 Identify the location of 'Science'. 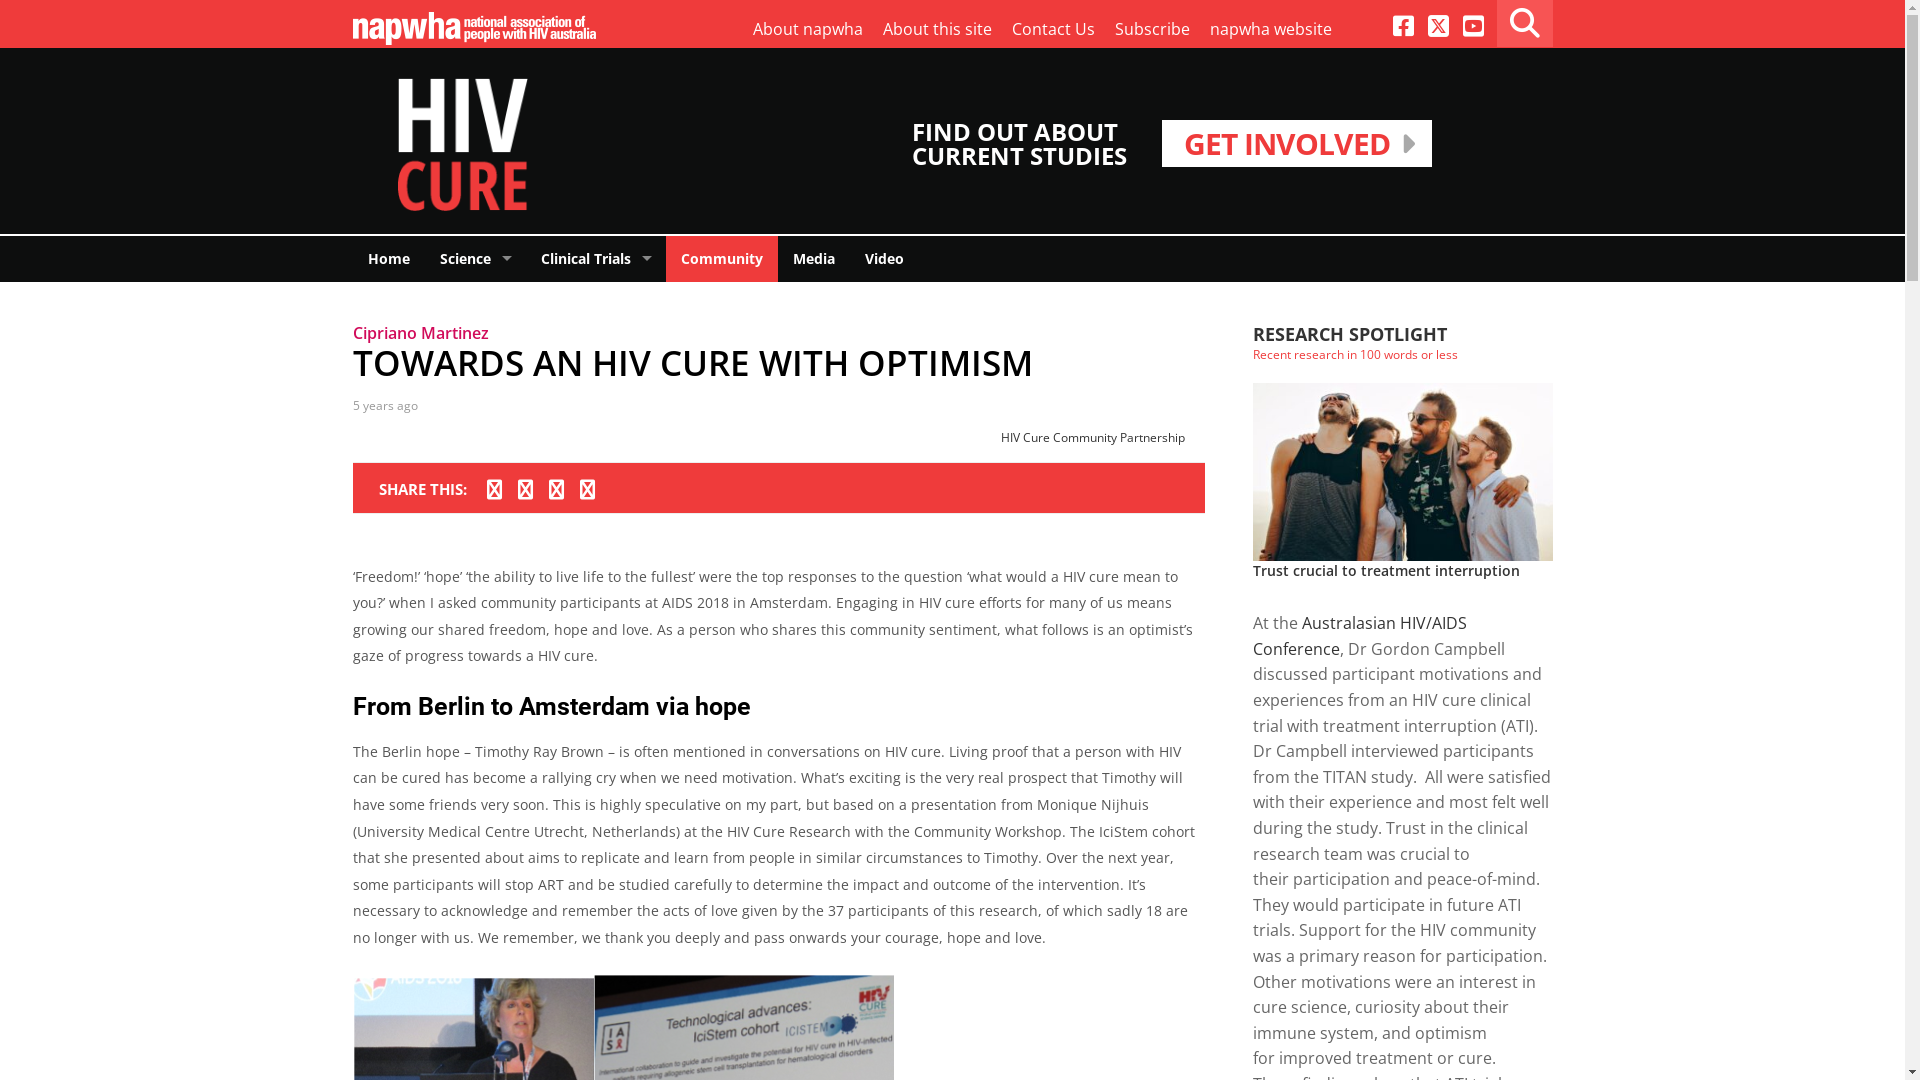
(422, 257).